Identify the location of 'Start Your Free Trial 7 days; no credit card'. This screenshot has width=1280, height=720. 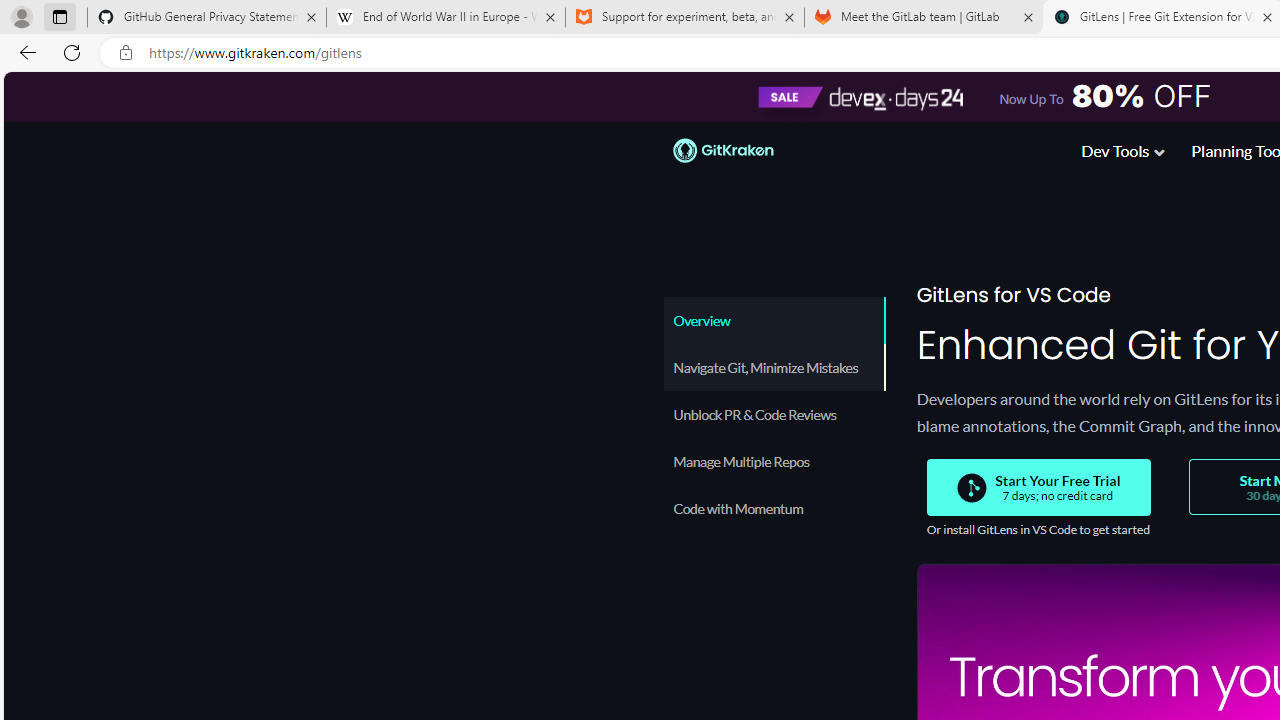
(1038, 487).